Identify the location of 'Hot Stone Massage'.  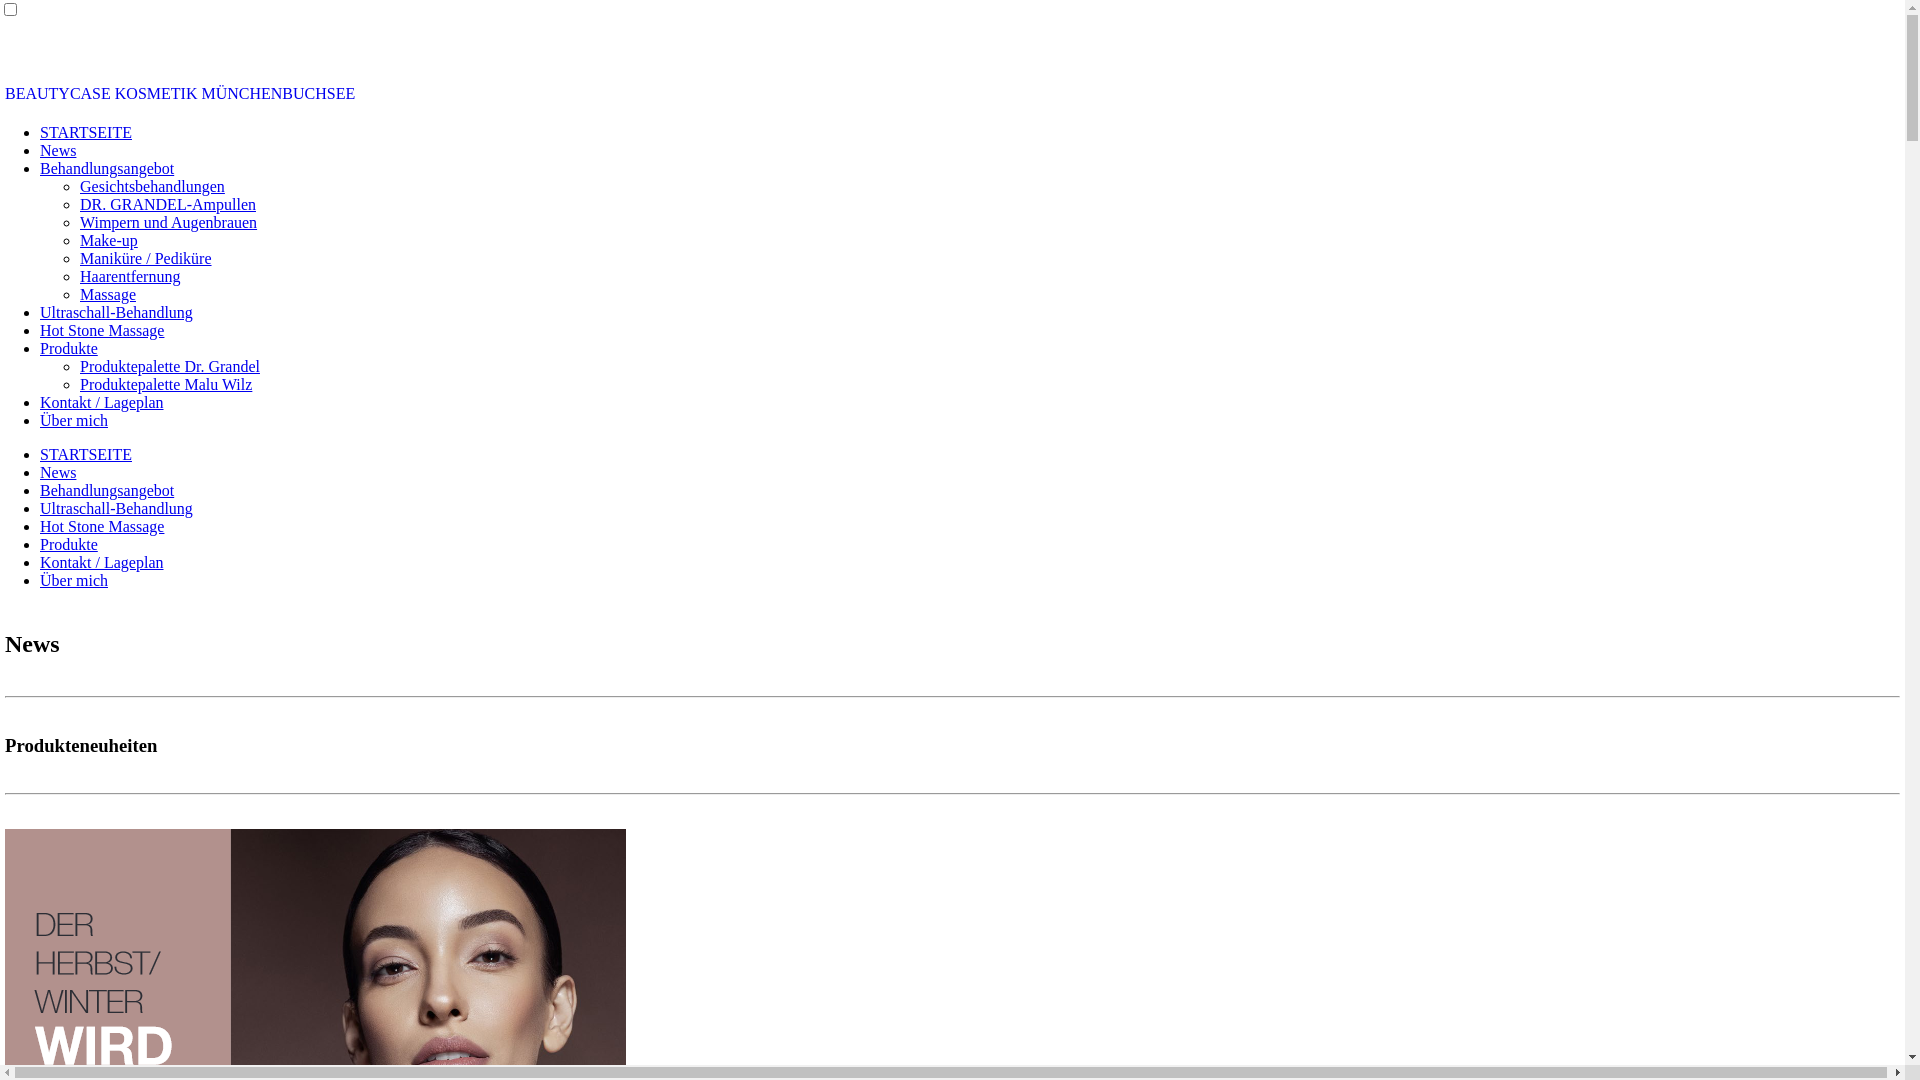
(100, 525).